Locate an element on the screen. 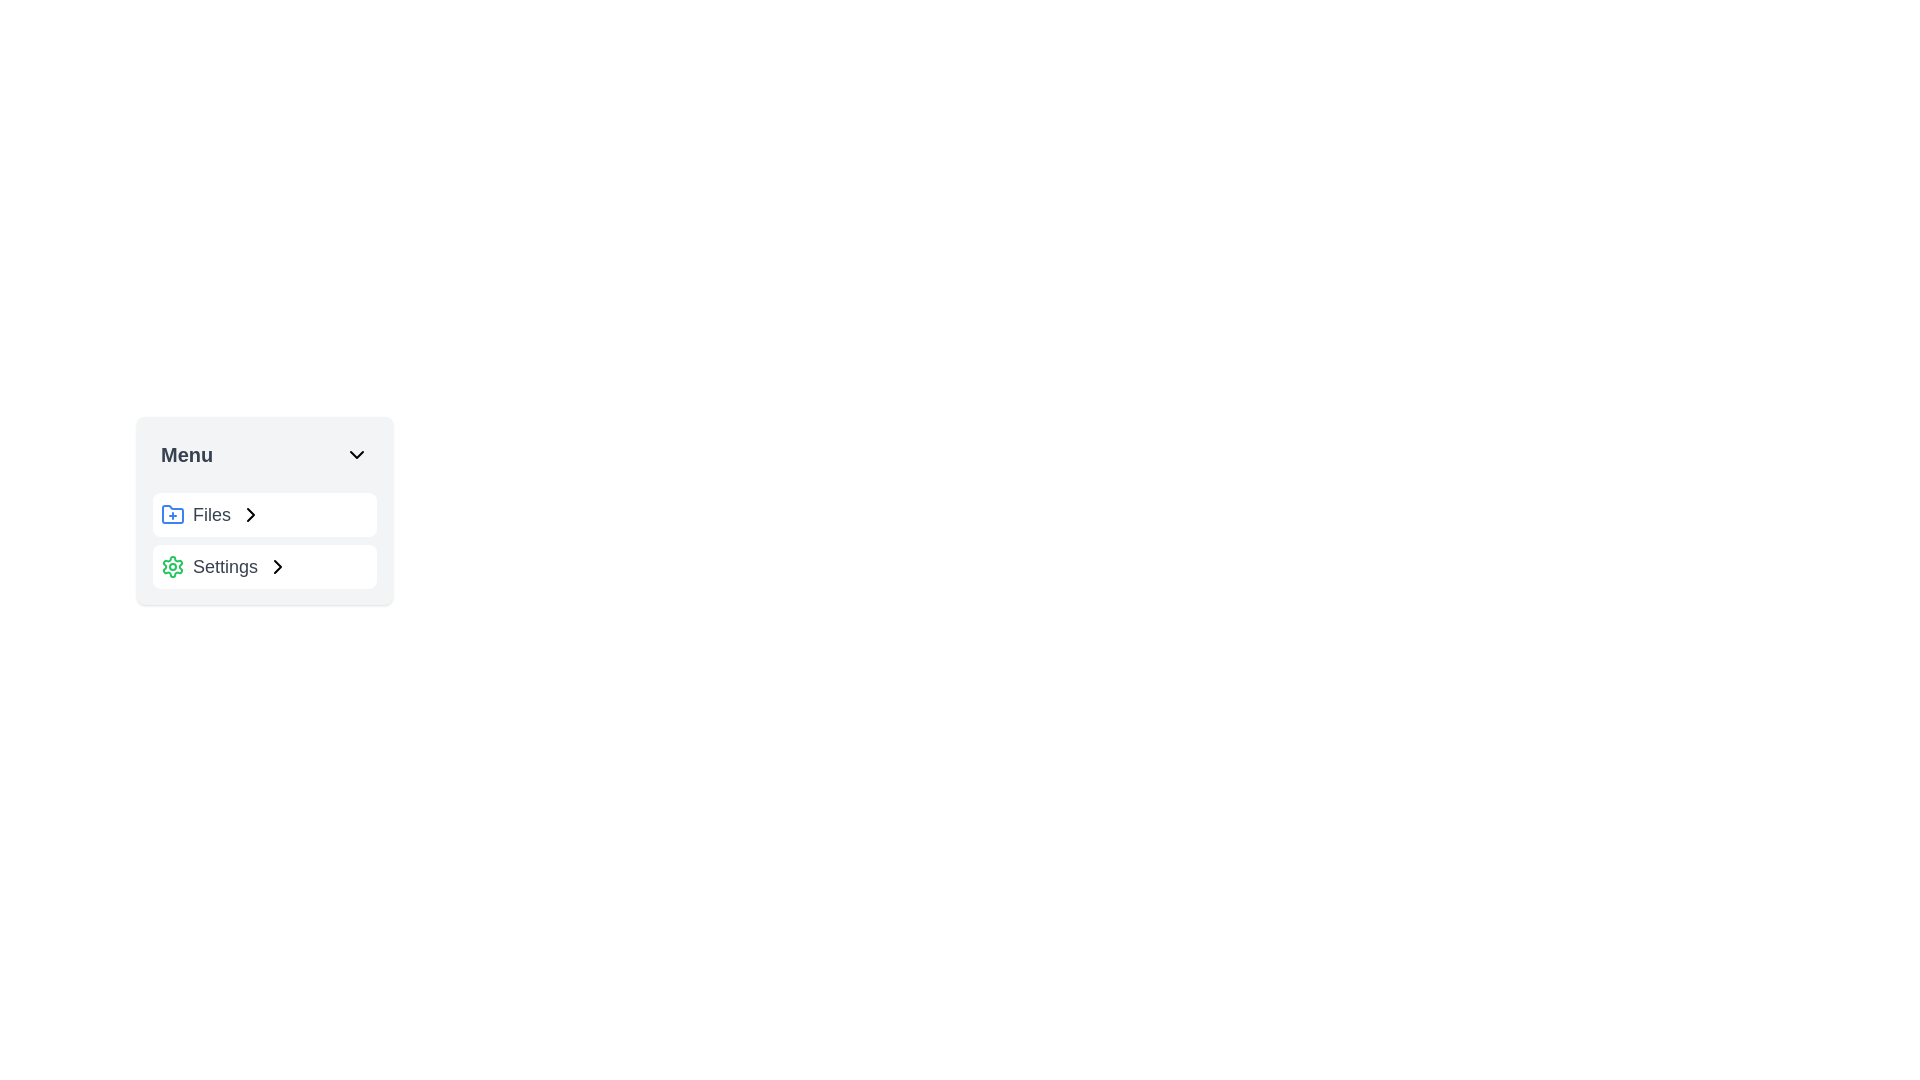 The height and width of the screenshot is (1080, 1920). the 'Settings' label, which is a gray text label with medium font weight and large size, located beside a green gear icon in the second row of the 'Menu' is located at coordinates (225, 567).